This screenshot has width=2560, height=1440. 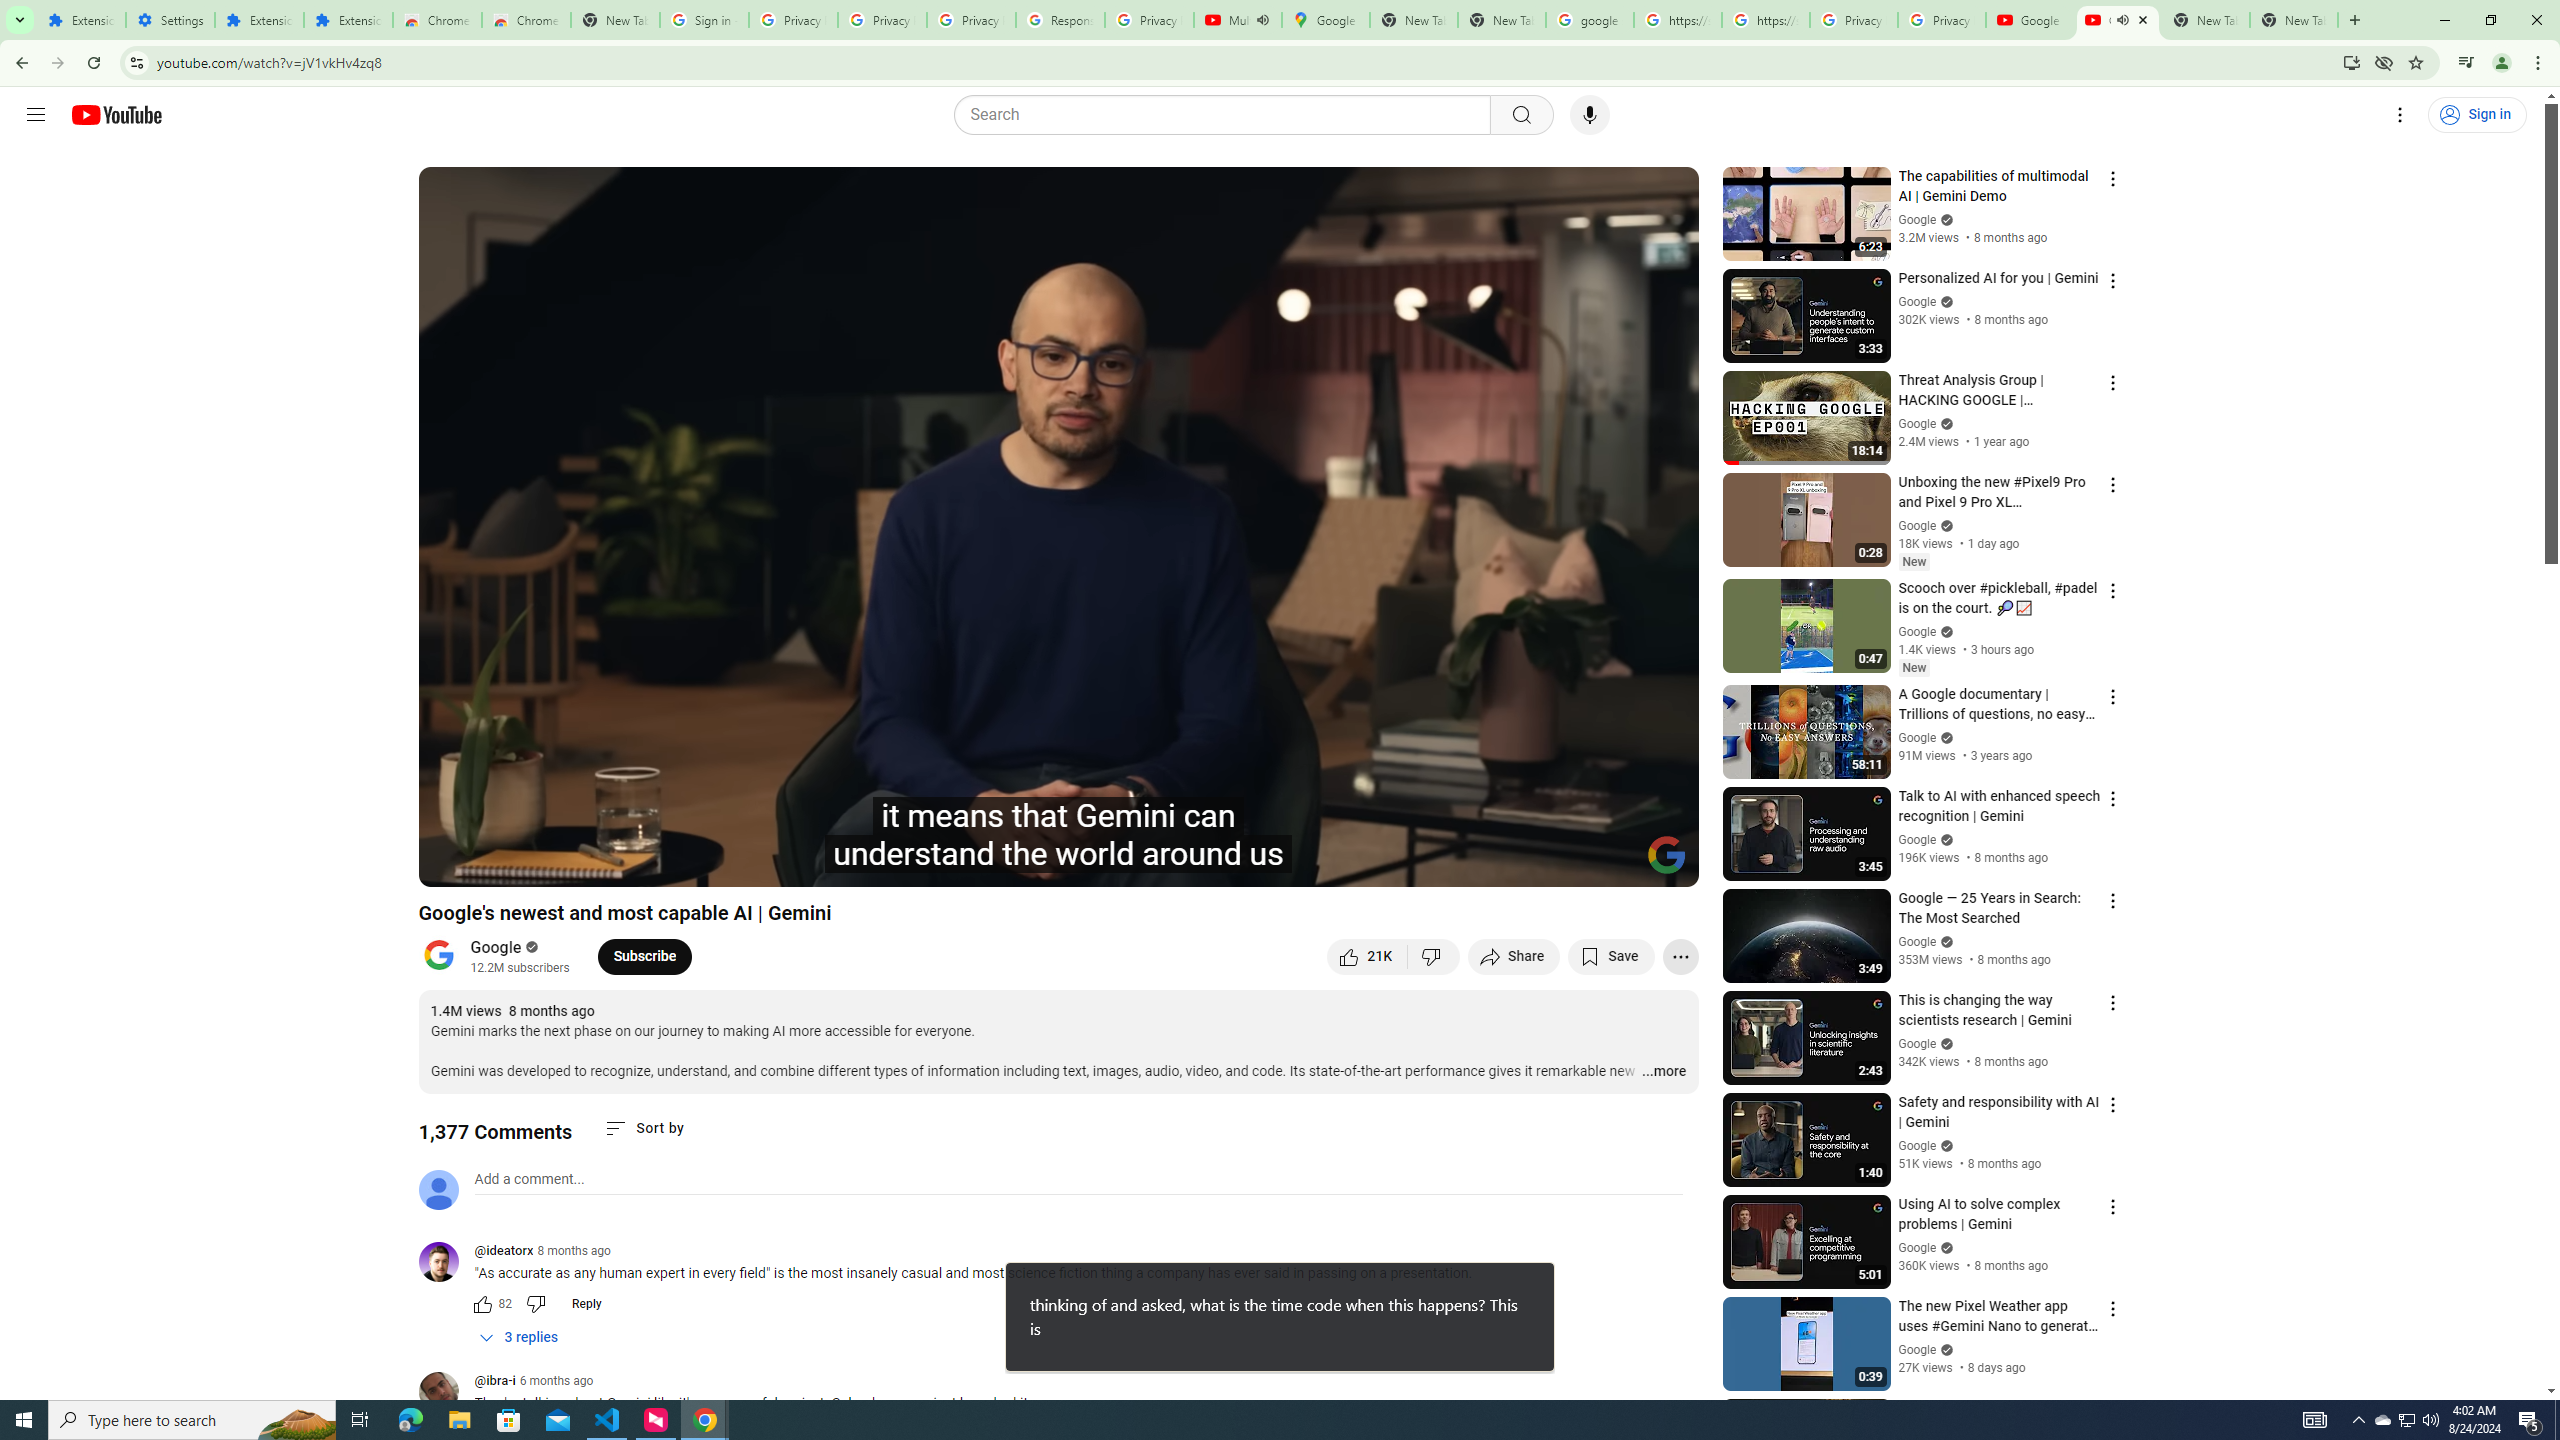 What do you see at coordinates (549, 862) in the screenshot?
I see `'Mute keyboard shortcut m'` at bounding box center [549, 862].